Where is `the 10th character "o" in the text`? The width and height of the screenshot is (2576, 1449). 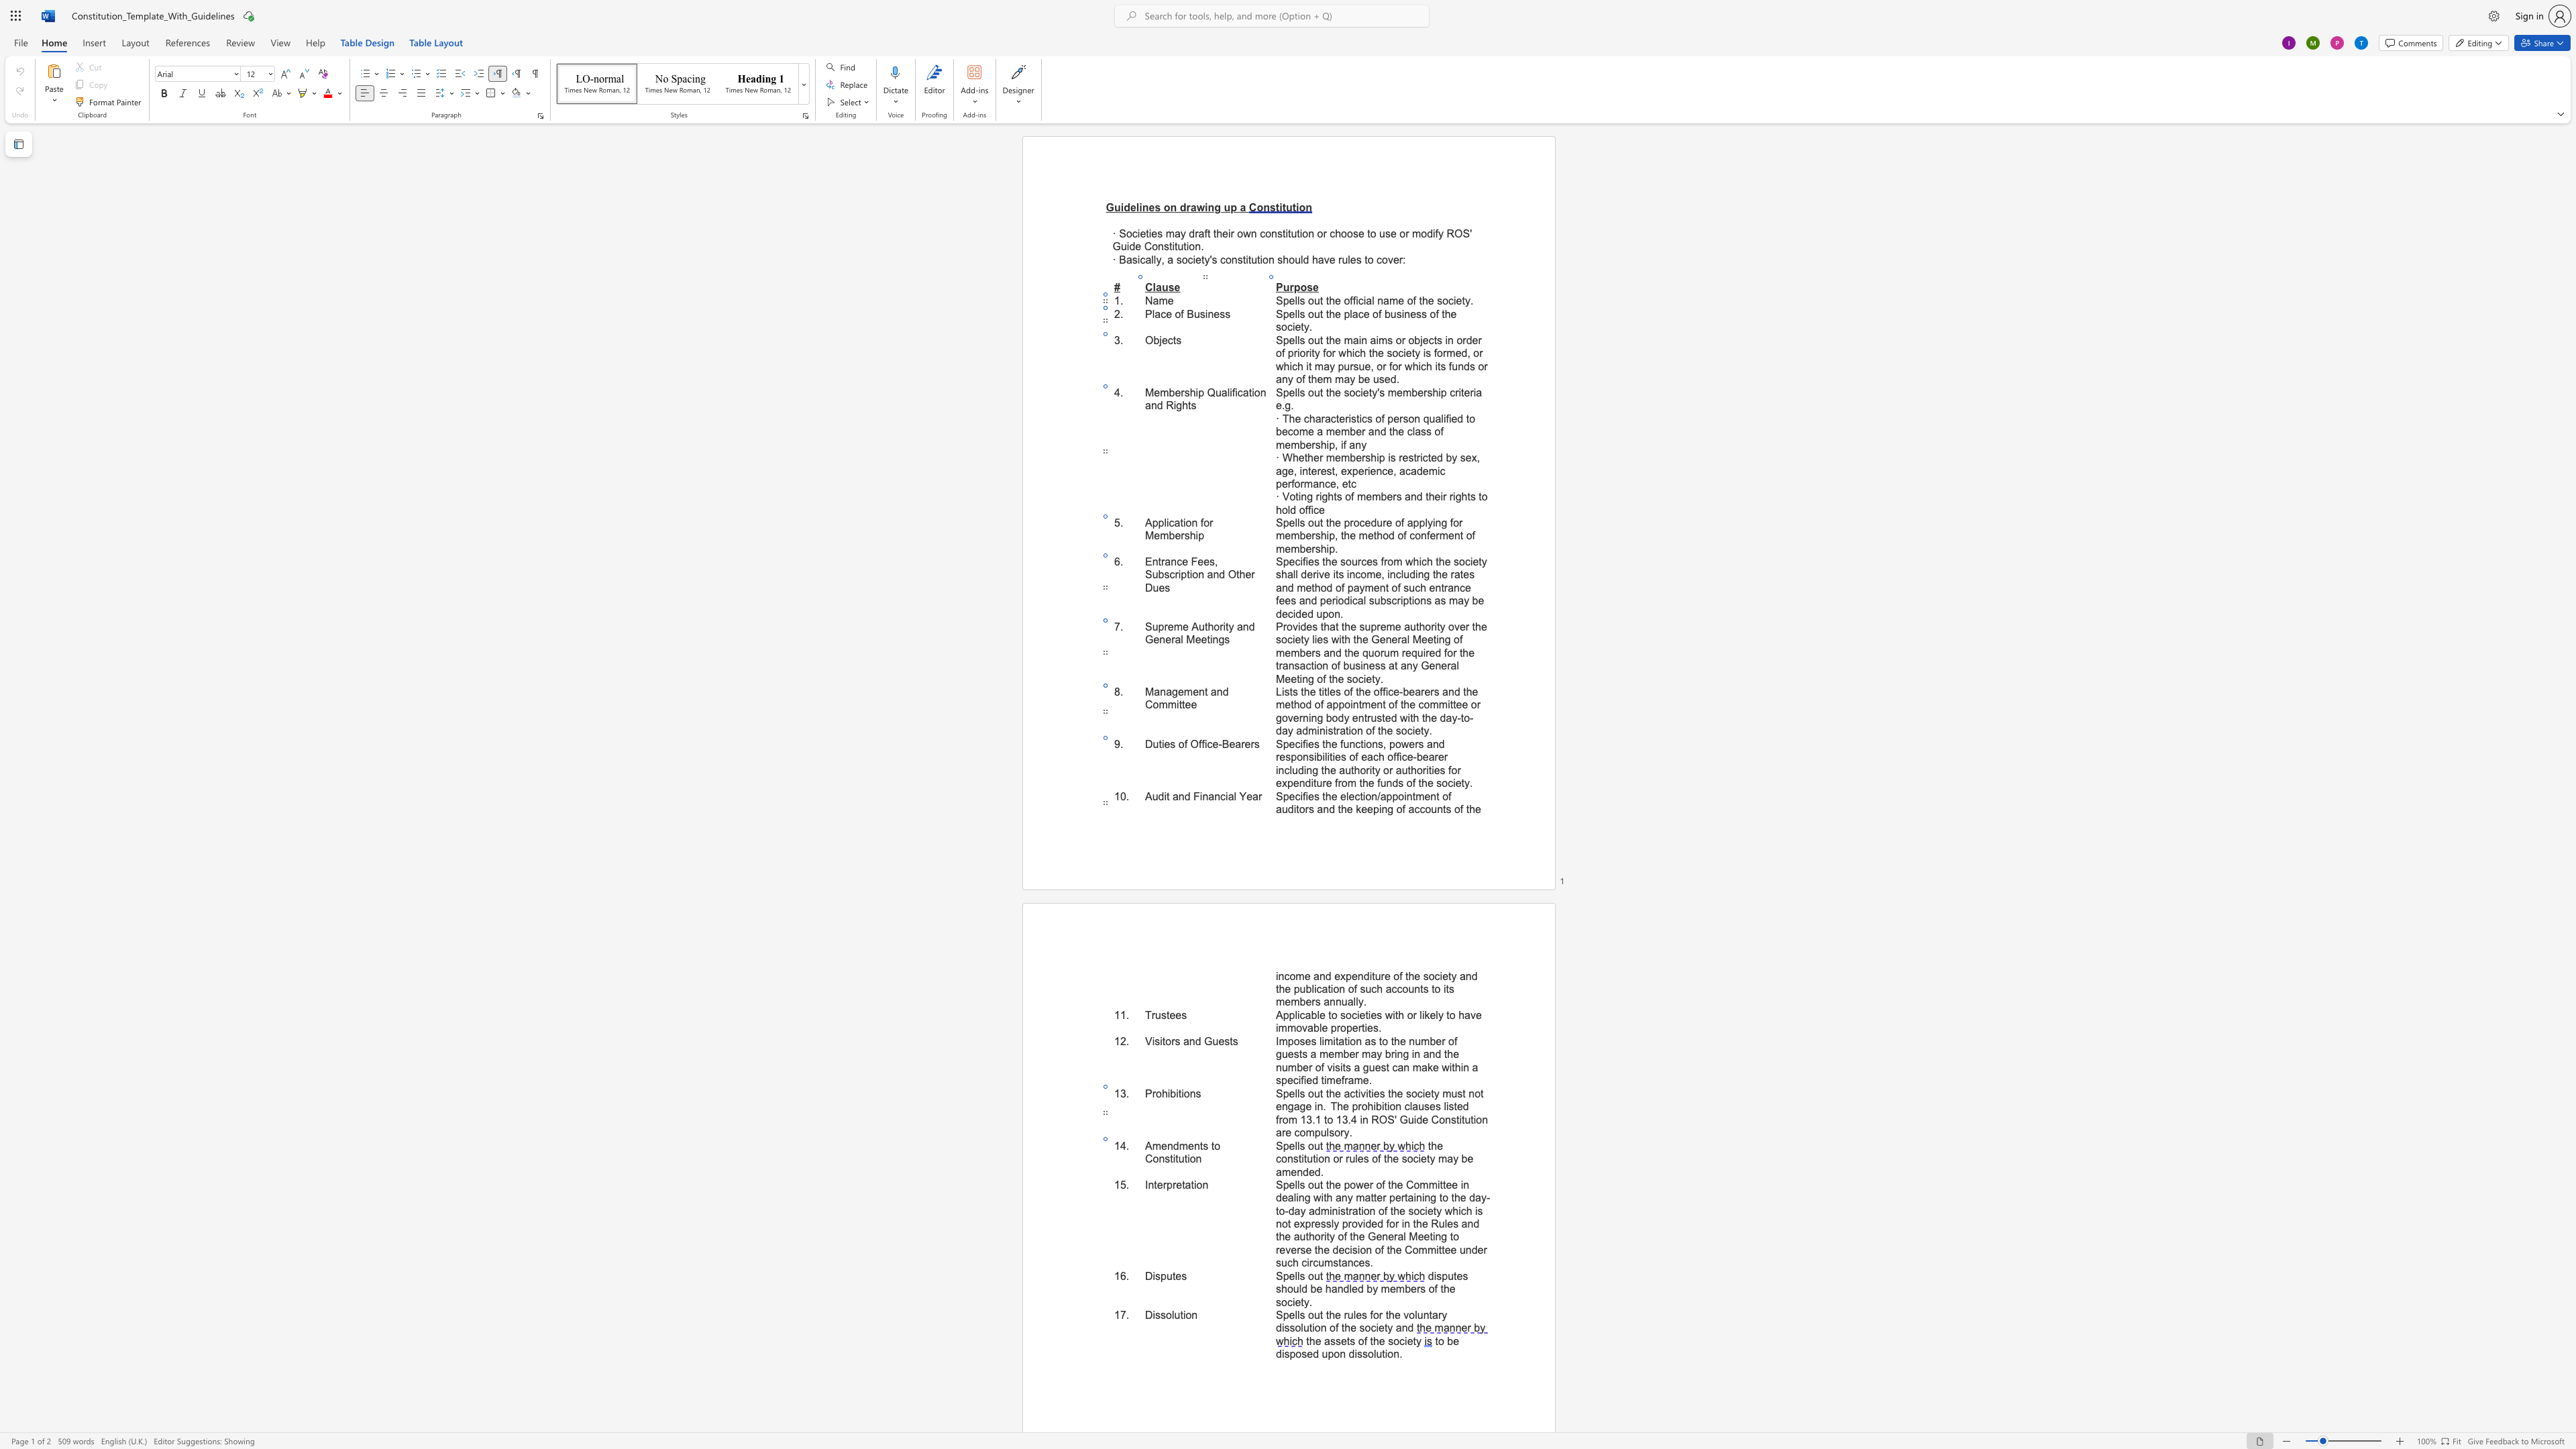
the 10th character "o" in the text is located at coordinates (1301, 1132).